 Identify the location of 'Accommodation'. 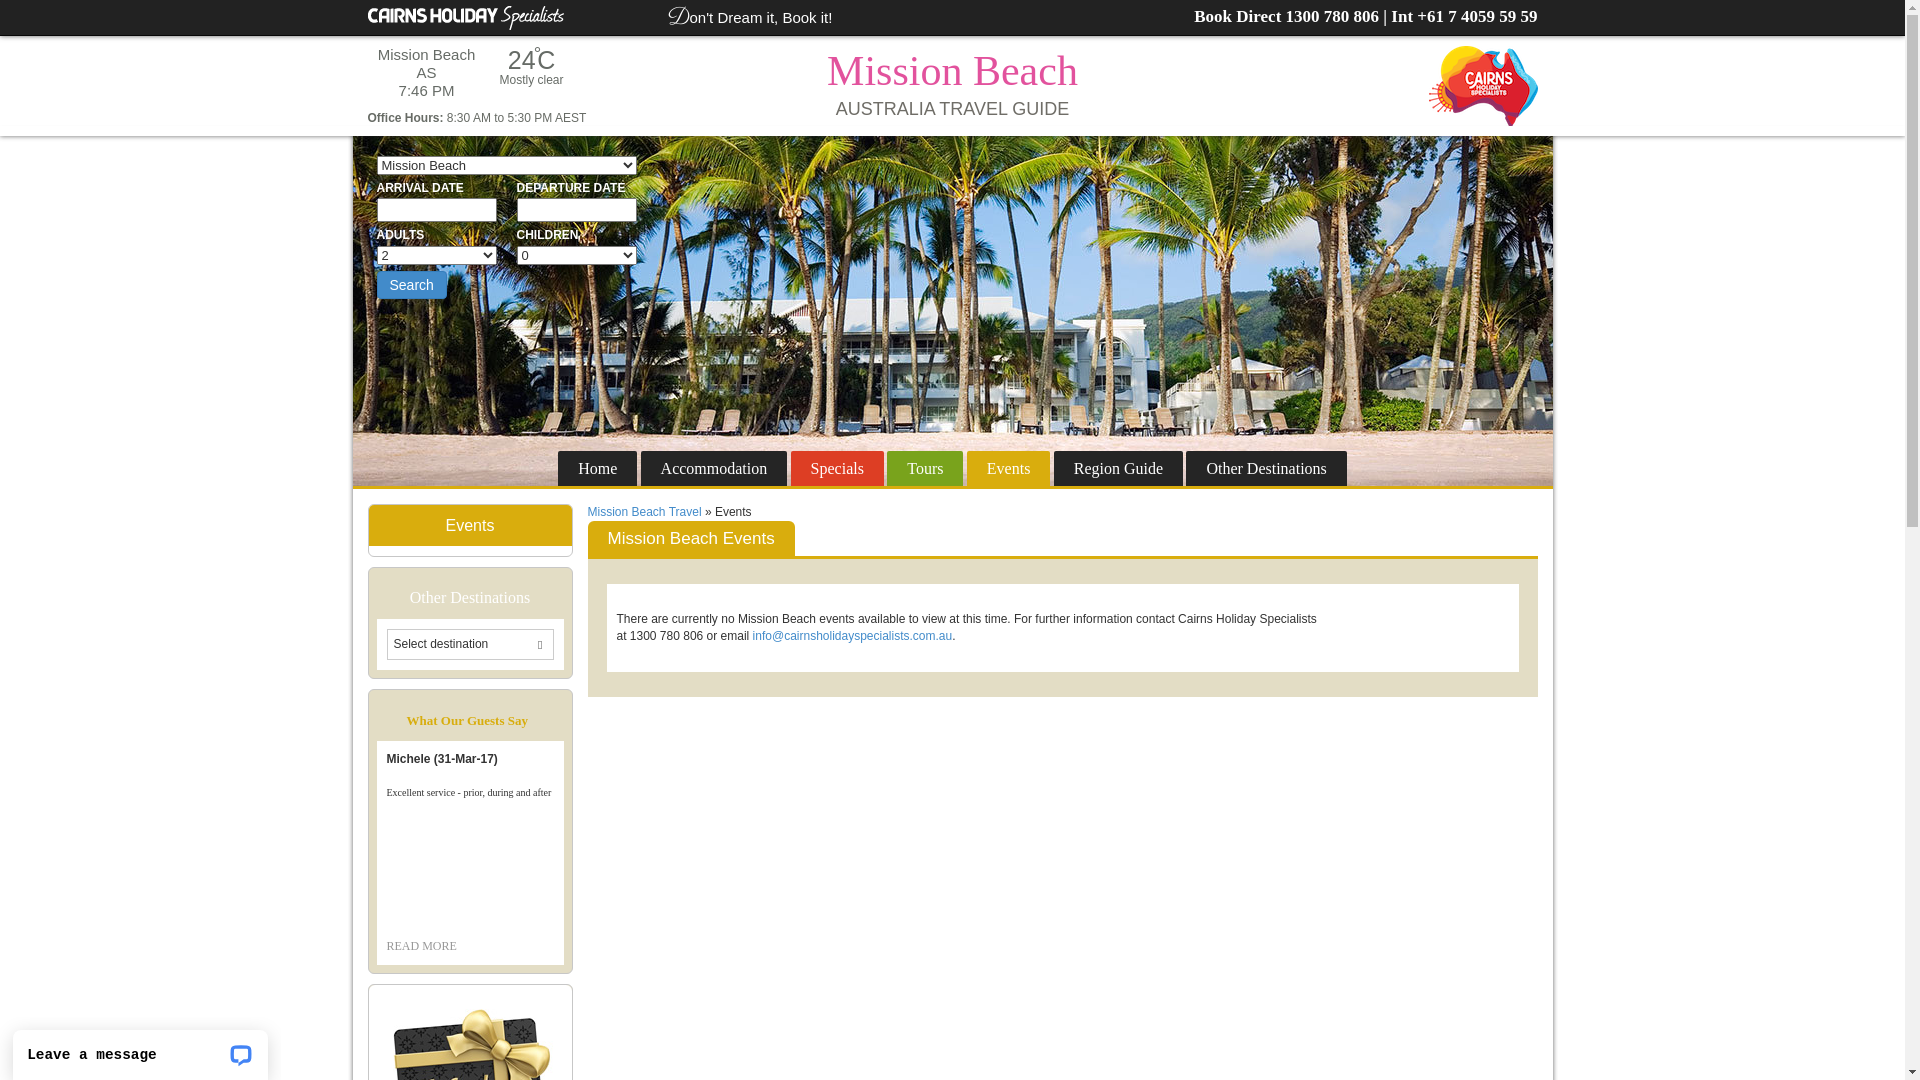
(714, 468).